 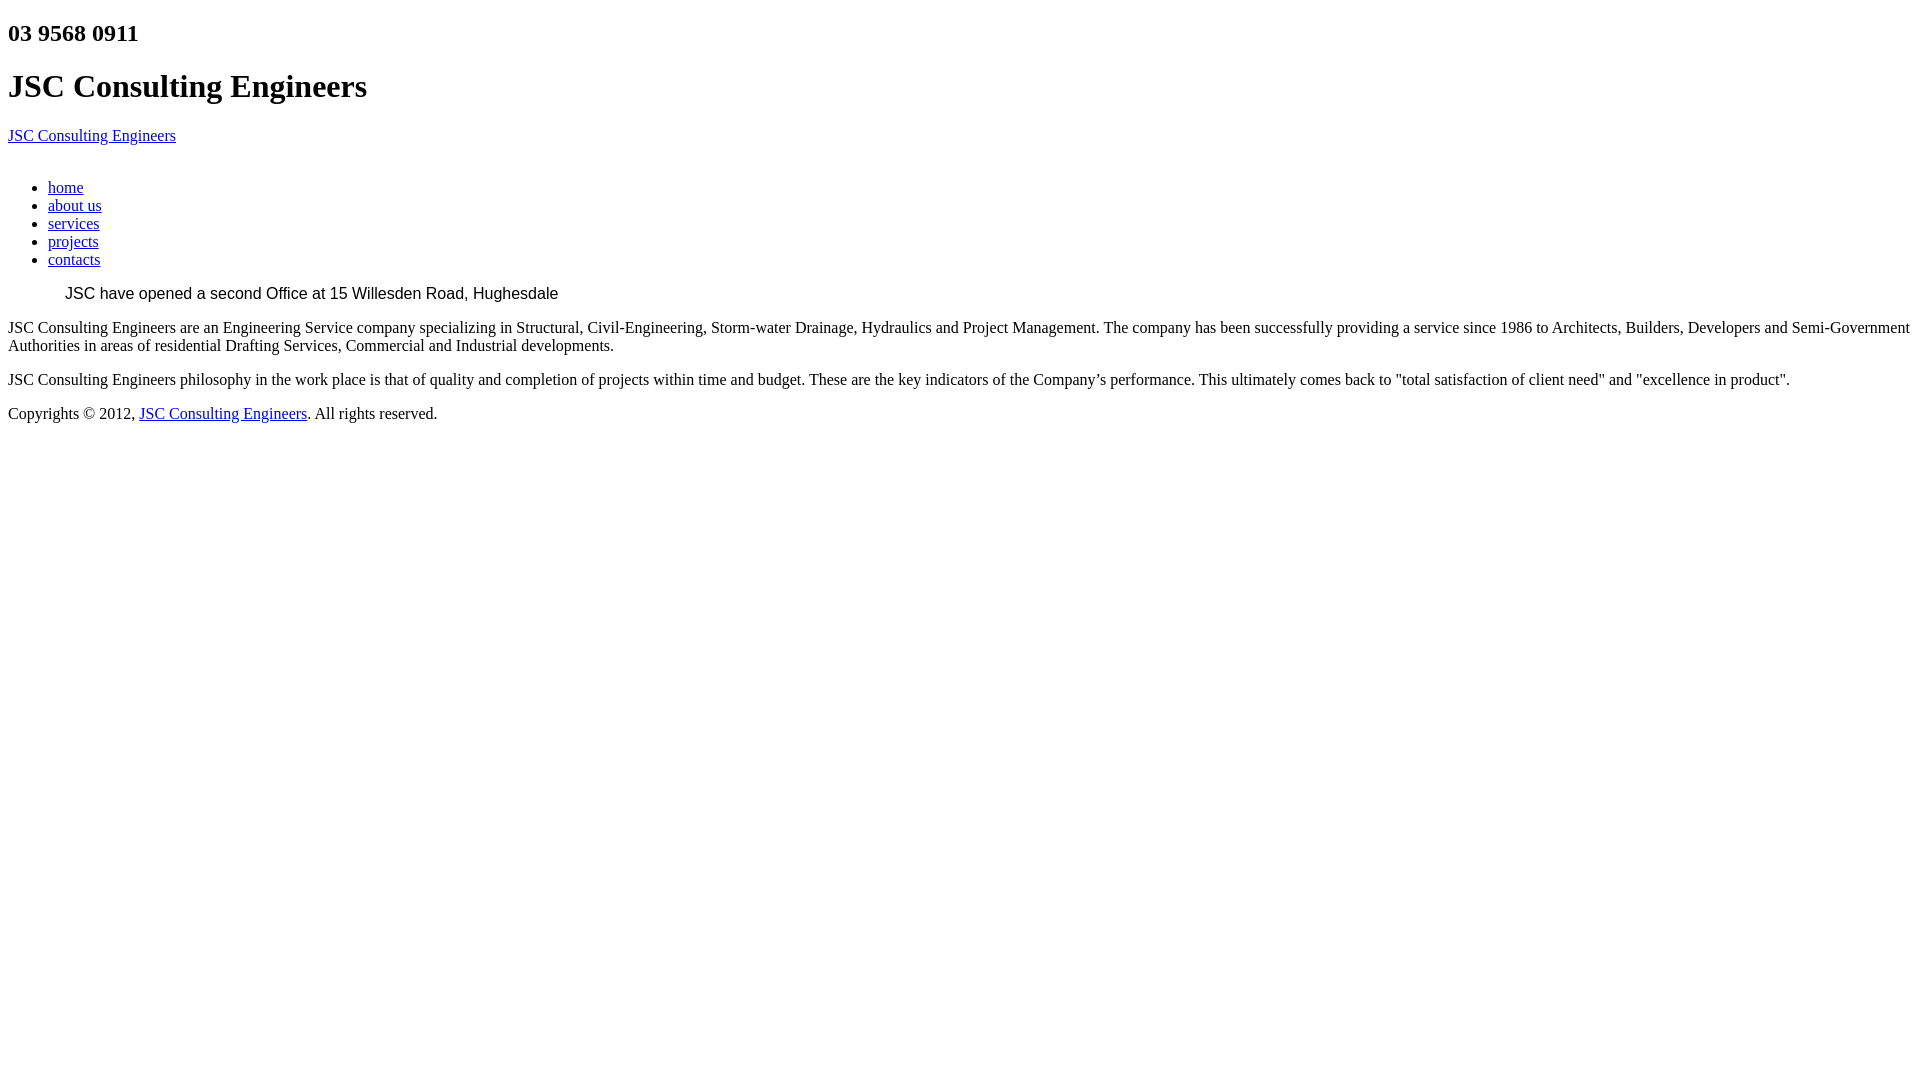 What do you see at coordinates (73, 258) in the screenshot?
I see `'contacts'` at bounding box center [73, 258].